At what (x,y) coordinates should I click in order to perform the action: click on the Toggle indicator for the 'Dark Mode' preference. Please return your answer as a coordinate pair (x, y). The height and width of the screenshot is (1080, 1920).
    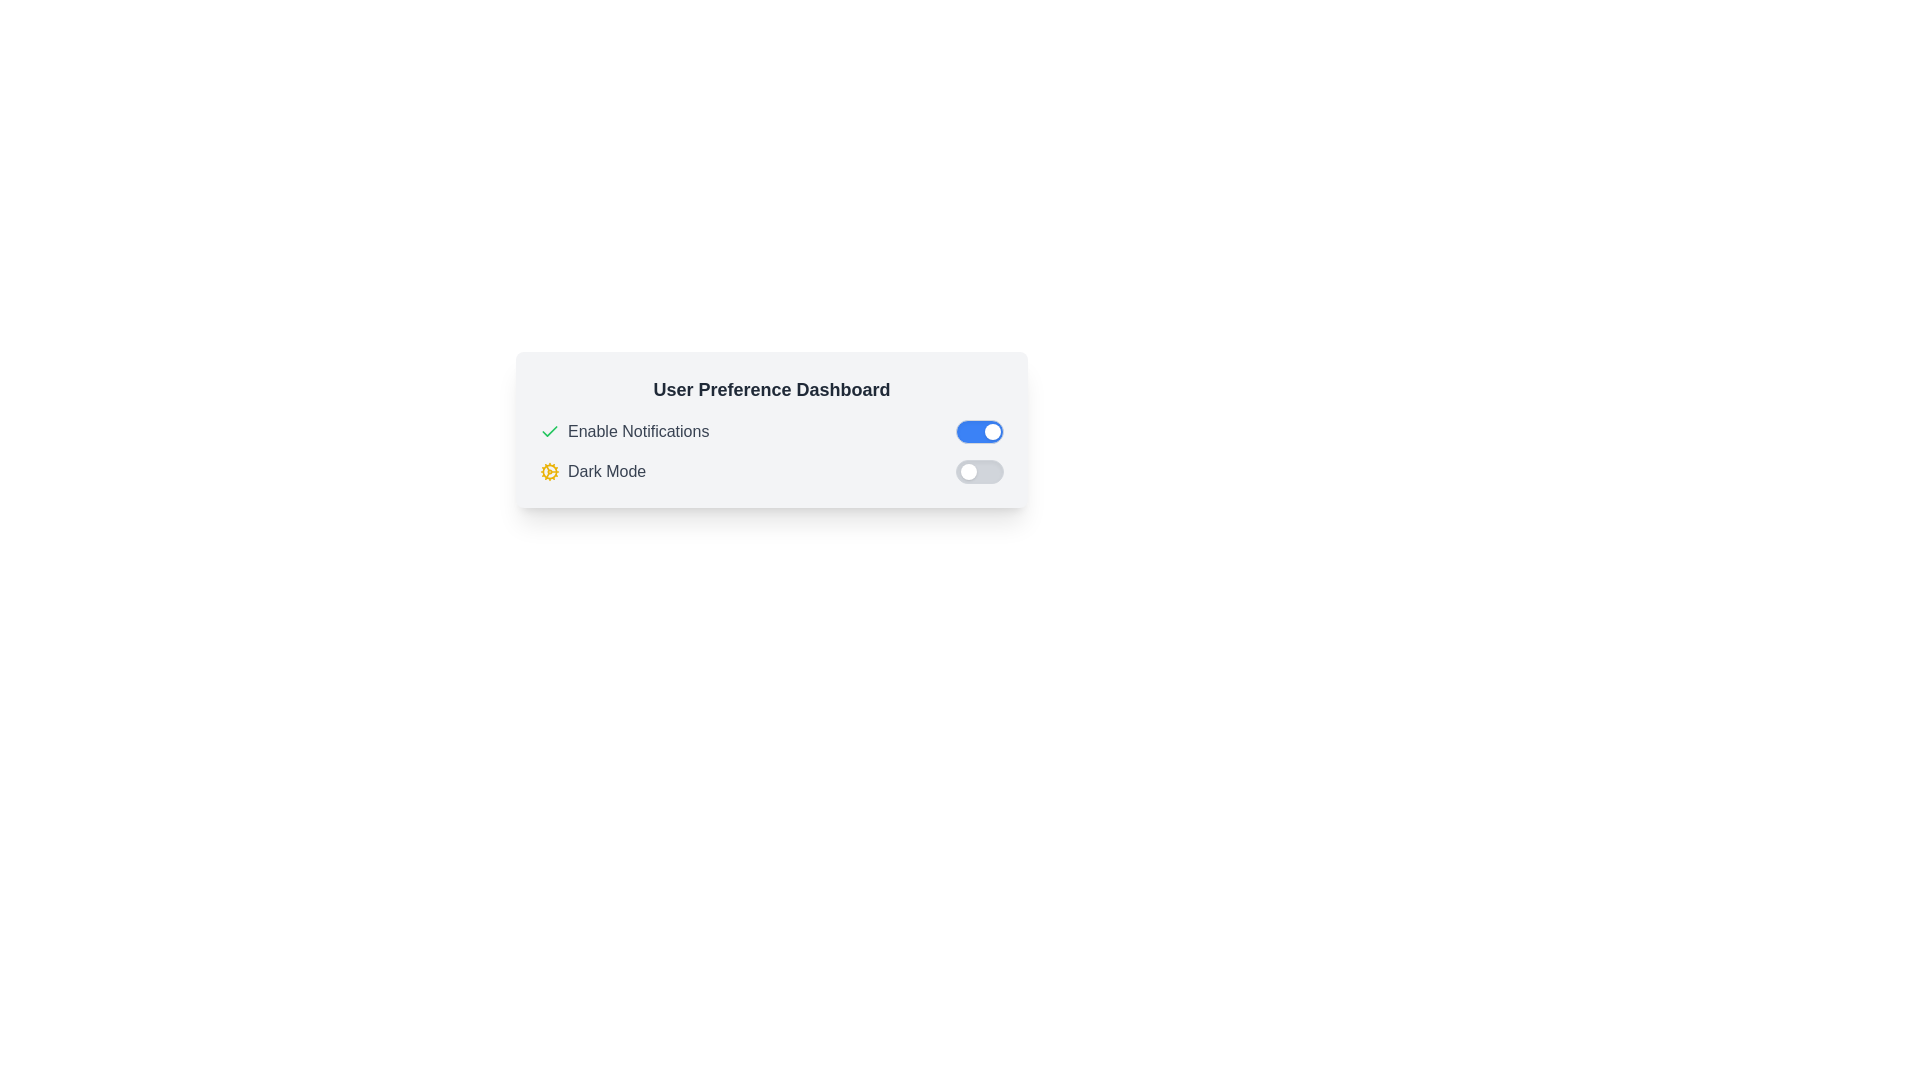
    Looking at the image, I should click on (969, 471).